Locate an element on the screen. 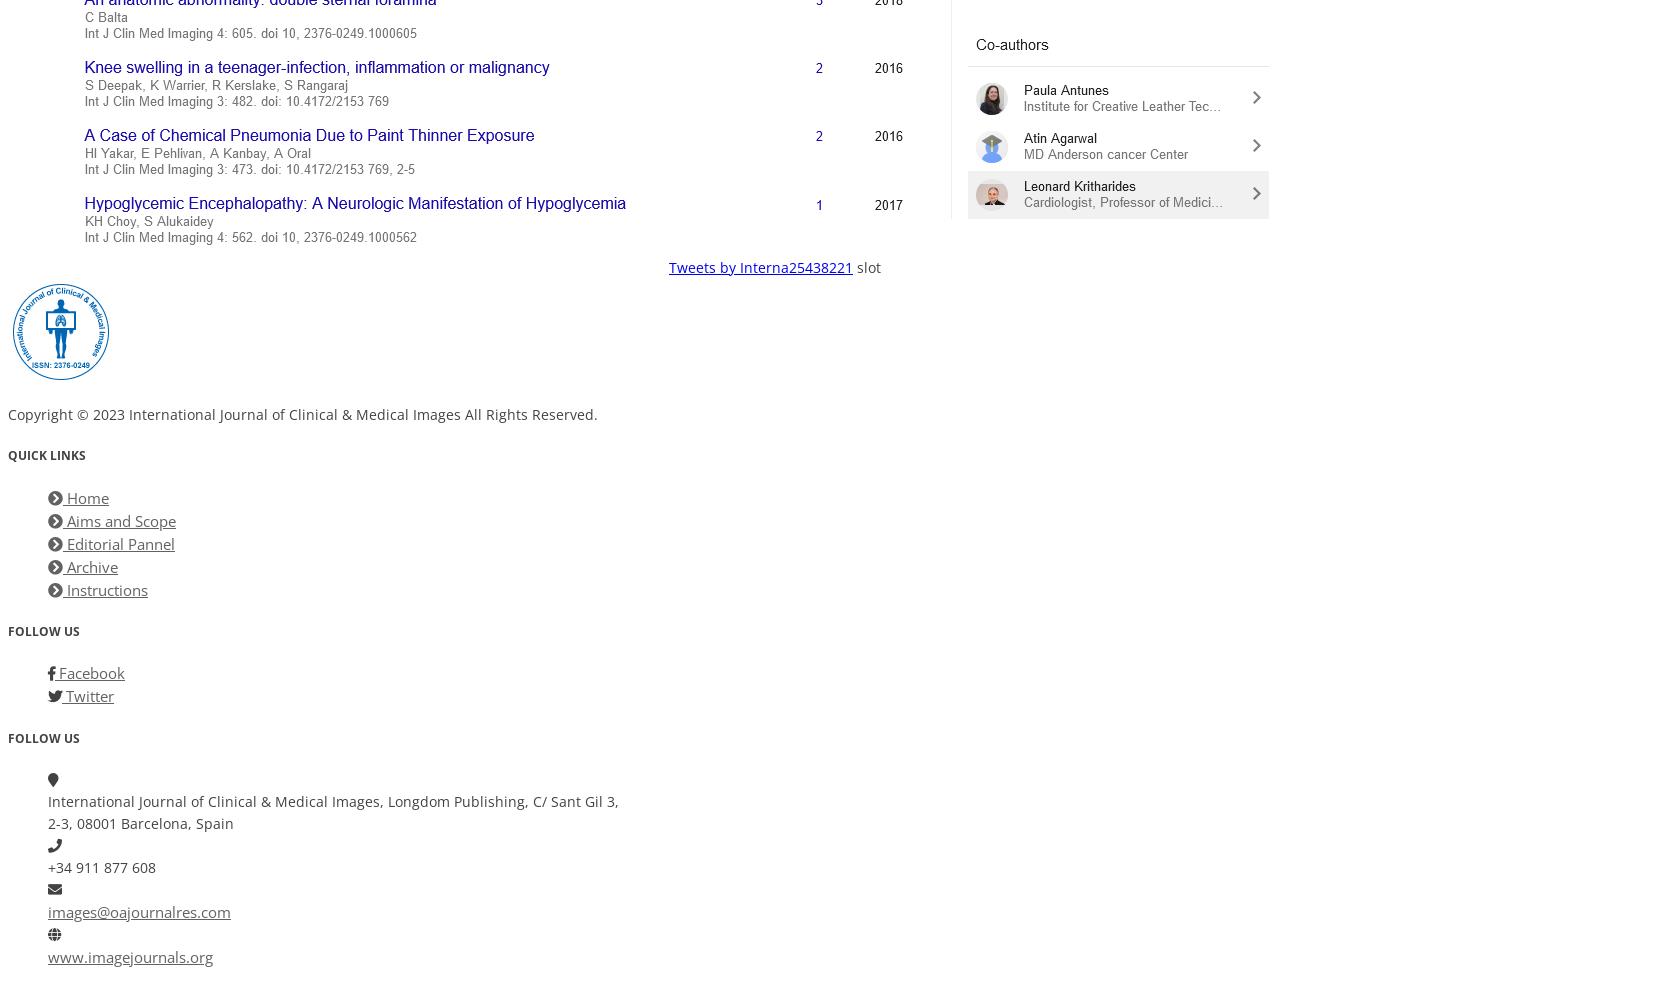  'www.imagejournals.org' is located at coordinates (130, 956).